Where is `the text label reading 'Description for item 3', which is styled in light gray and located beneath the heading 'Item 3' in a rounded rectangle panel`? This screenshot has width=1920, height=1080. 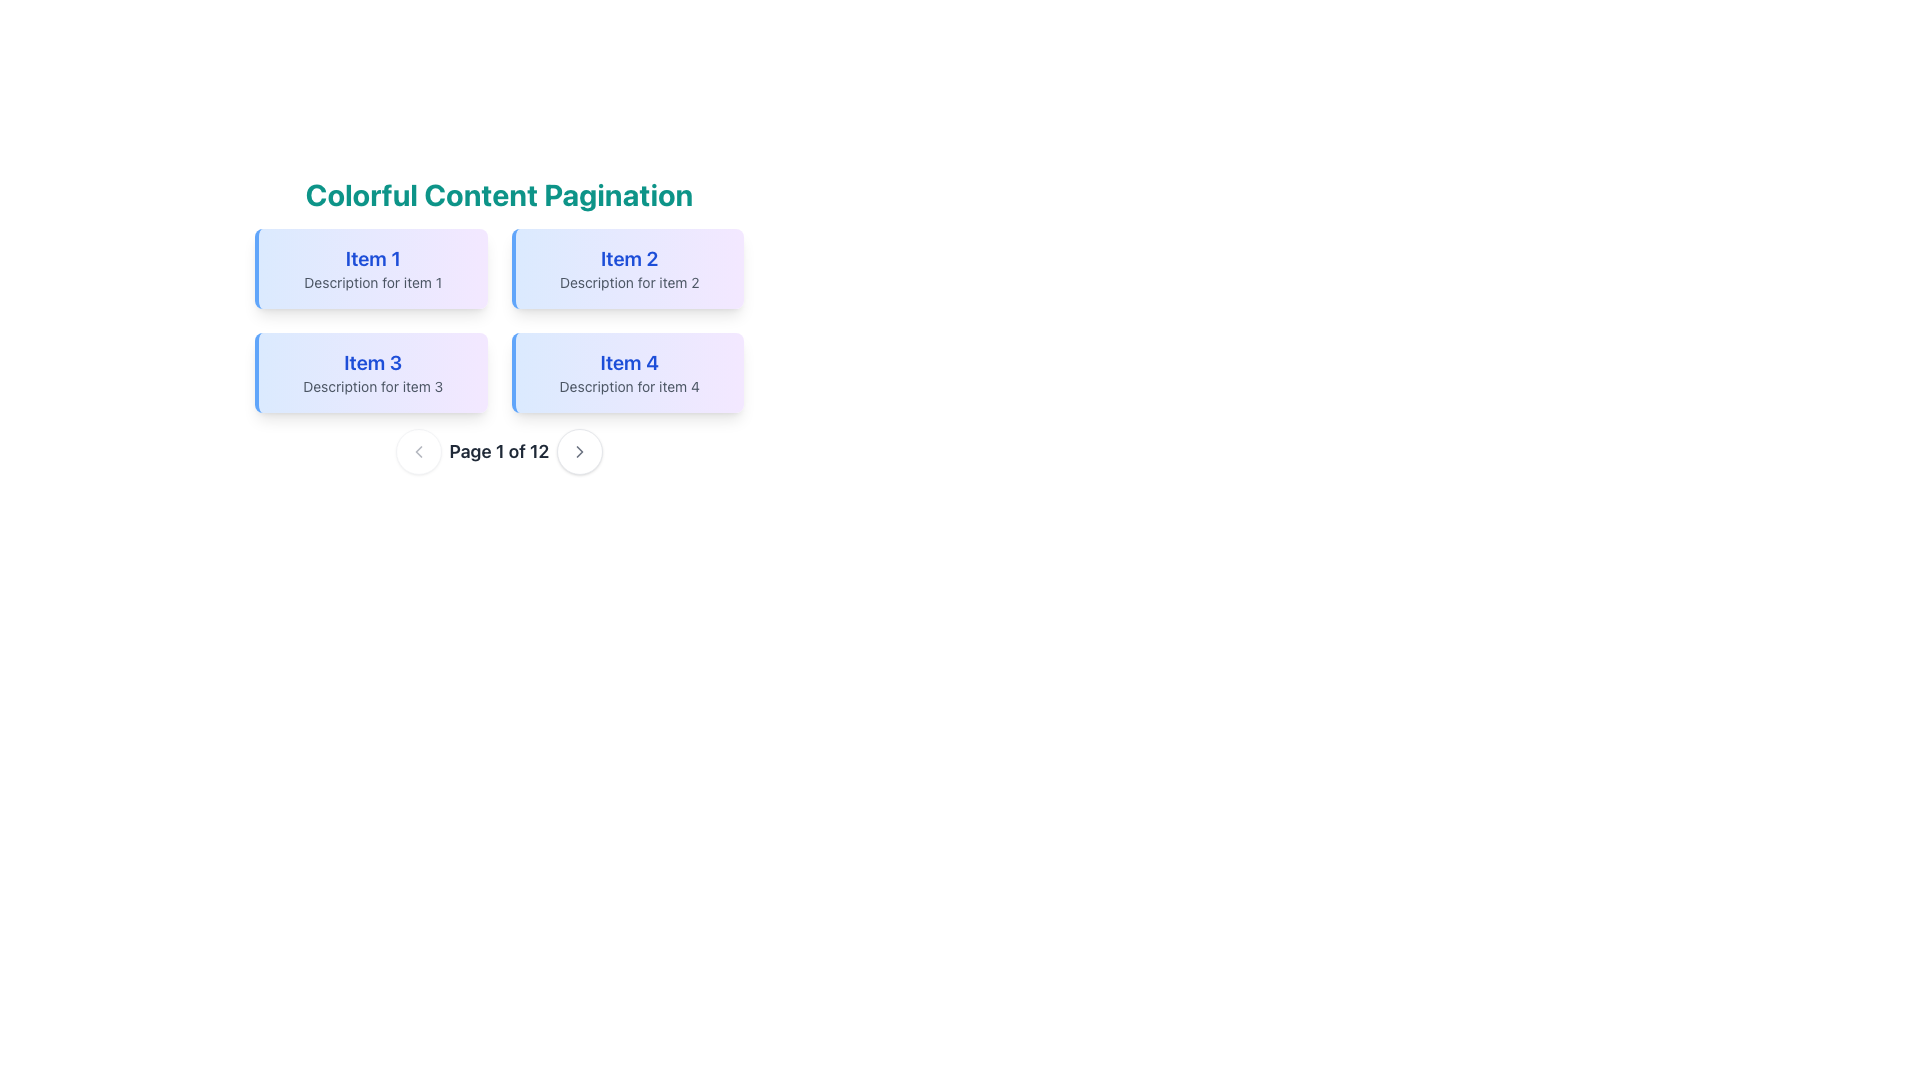 the text label reading 'Description for item 3', which is styled in light gray and located beneath the heading 'Item 3' in a rounded rectangle panel is located at coordinates (373, 386).